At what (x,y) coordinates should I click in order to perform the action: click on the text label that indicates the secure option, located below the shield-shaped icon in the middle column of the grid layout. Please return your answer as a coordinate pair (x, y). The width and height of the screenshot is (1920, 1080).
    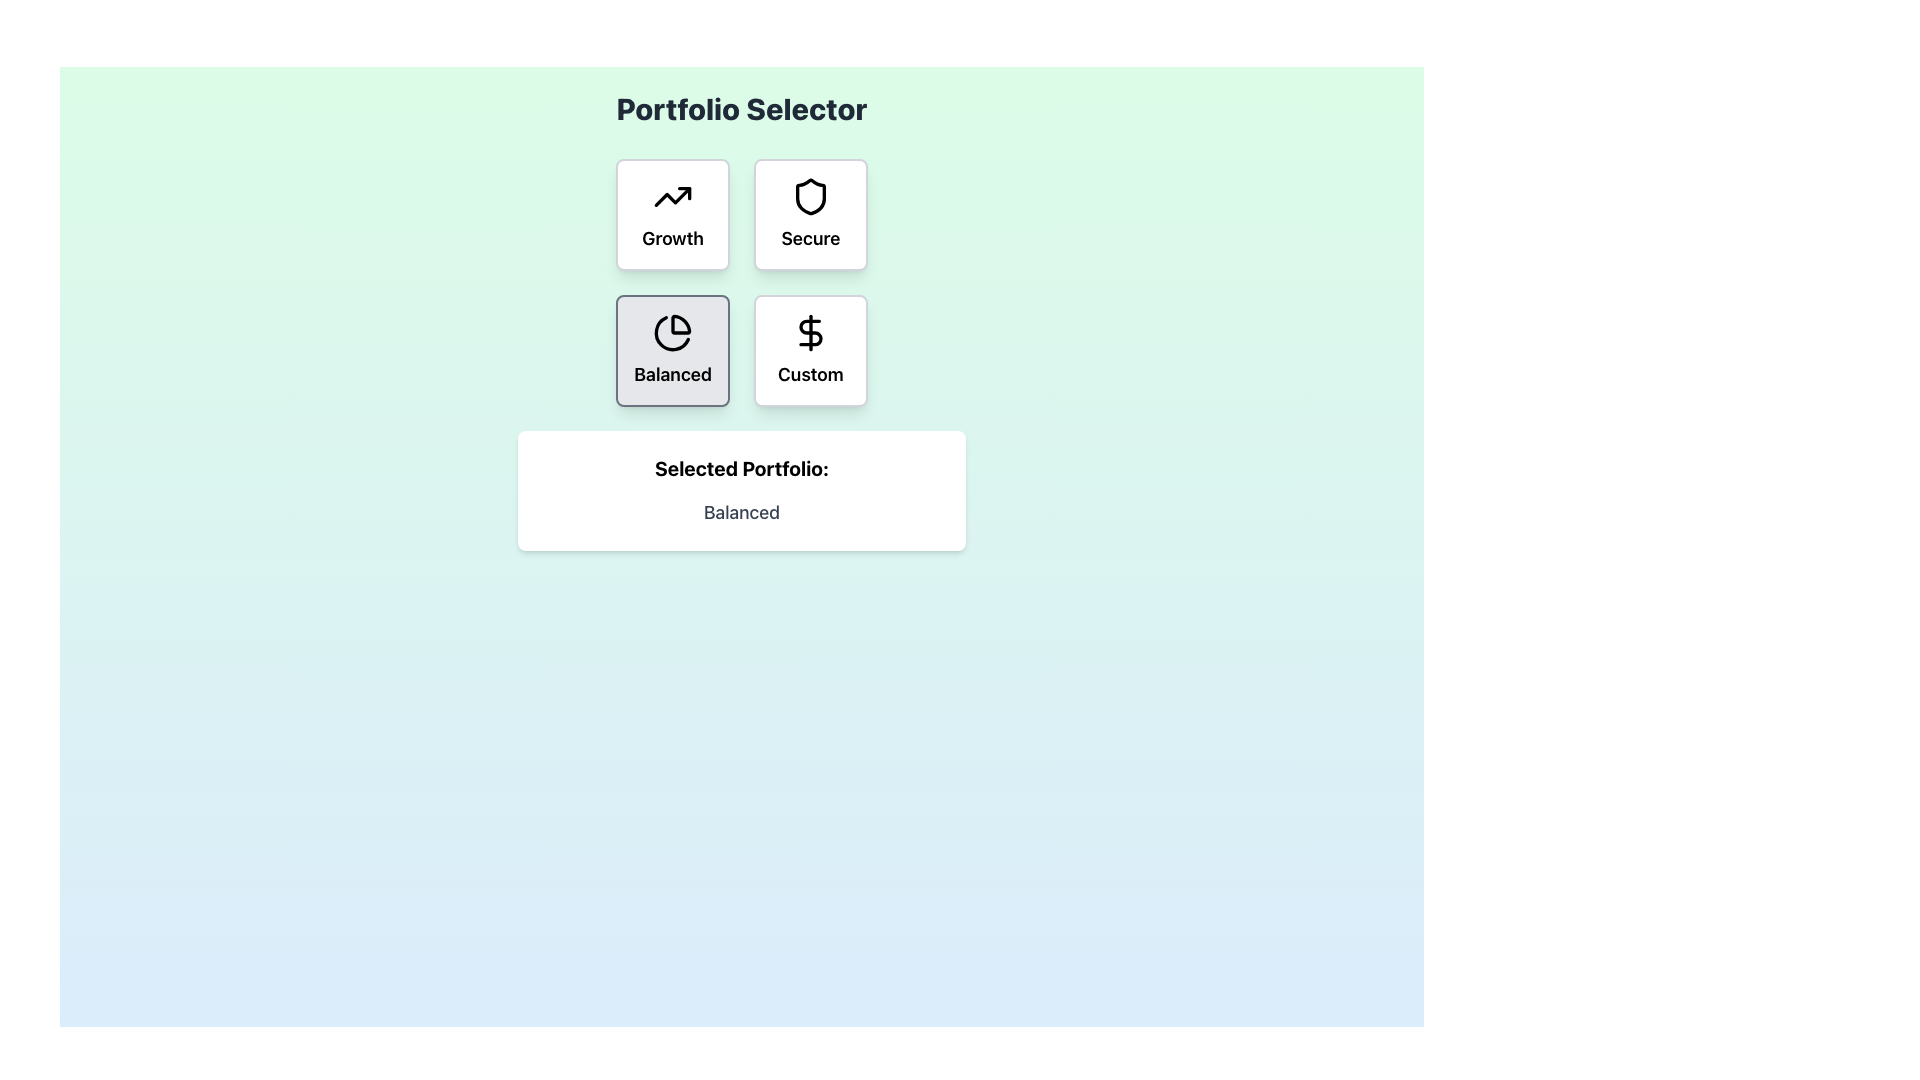
    Looking at the image, I should click on (810, 238).